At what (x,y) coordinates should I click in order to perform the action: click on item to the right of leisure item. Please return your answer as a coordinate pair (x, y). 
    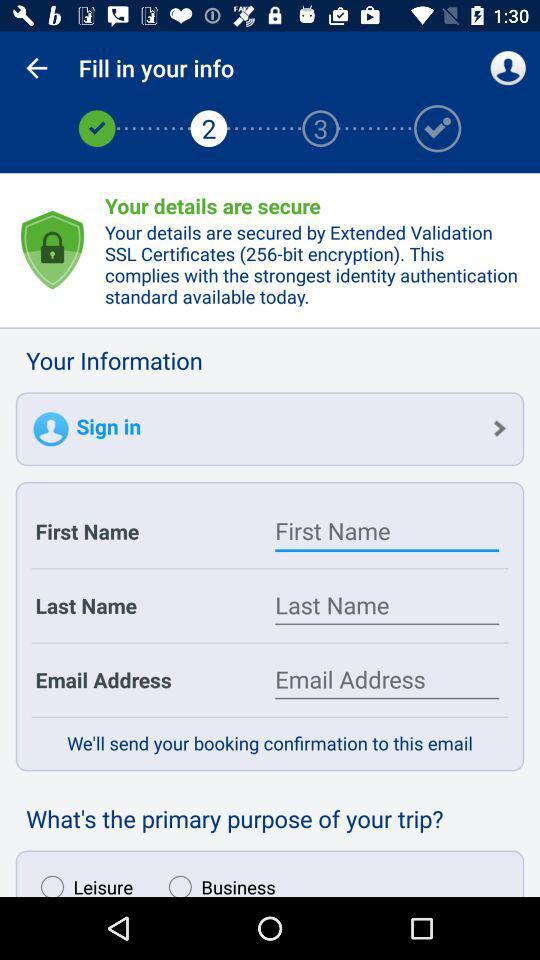
    Looking at the image, I should click on (216, 880).